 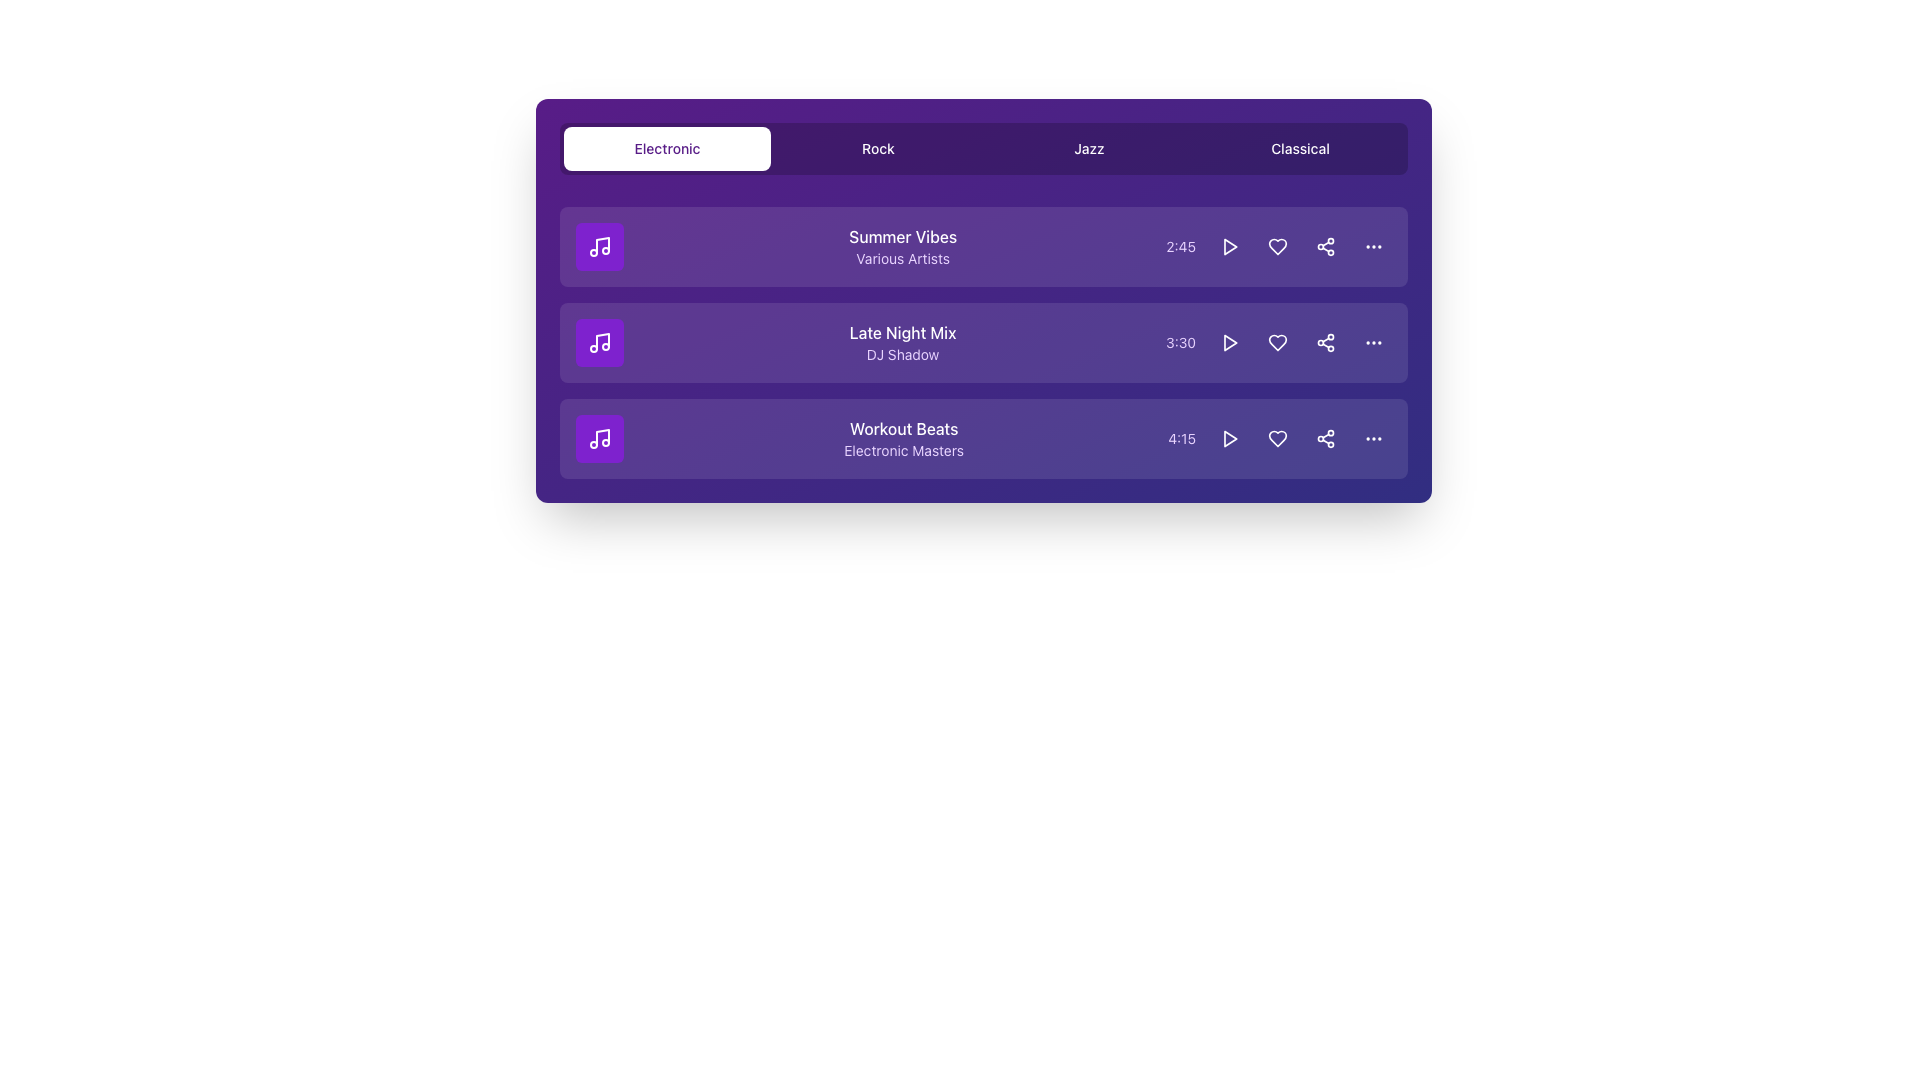 I want to click on the 'Rock' button, which is the second button in a horizontal row located near the top-center of the interface, to trigger any potential hover effects, so click(x=878, y=148).